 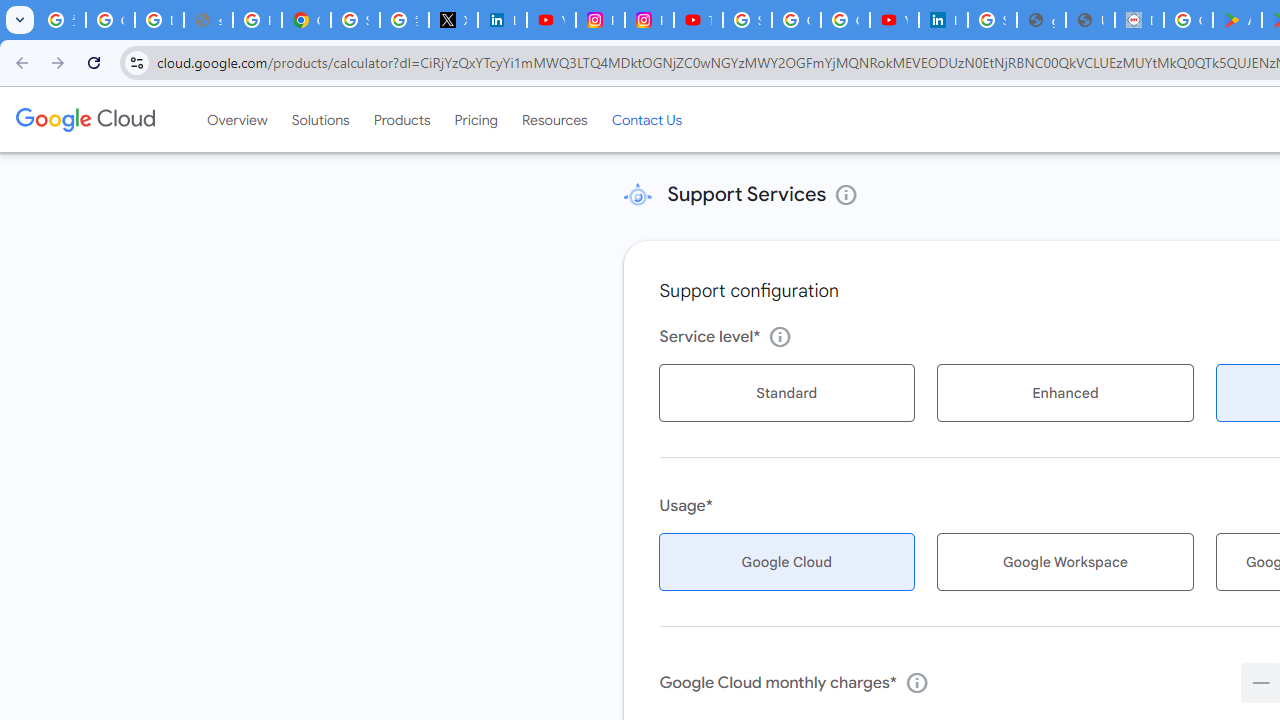 What do you see at coordinates (647, 119) in the screenshot?
I see `'Contact Us'` at bounding box center [647, 119].